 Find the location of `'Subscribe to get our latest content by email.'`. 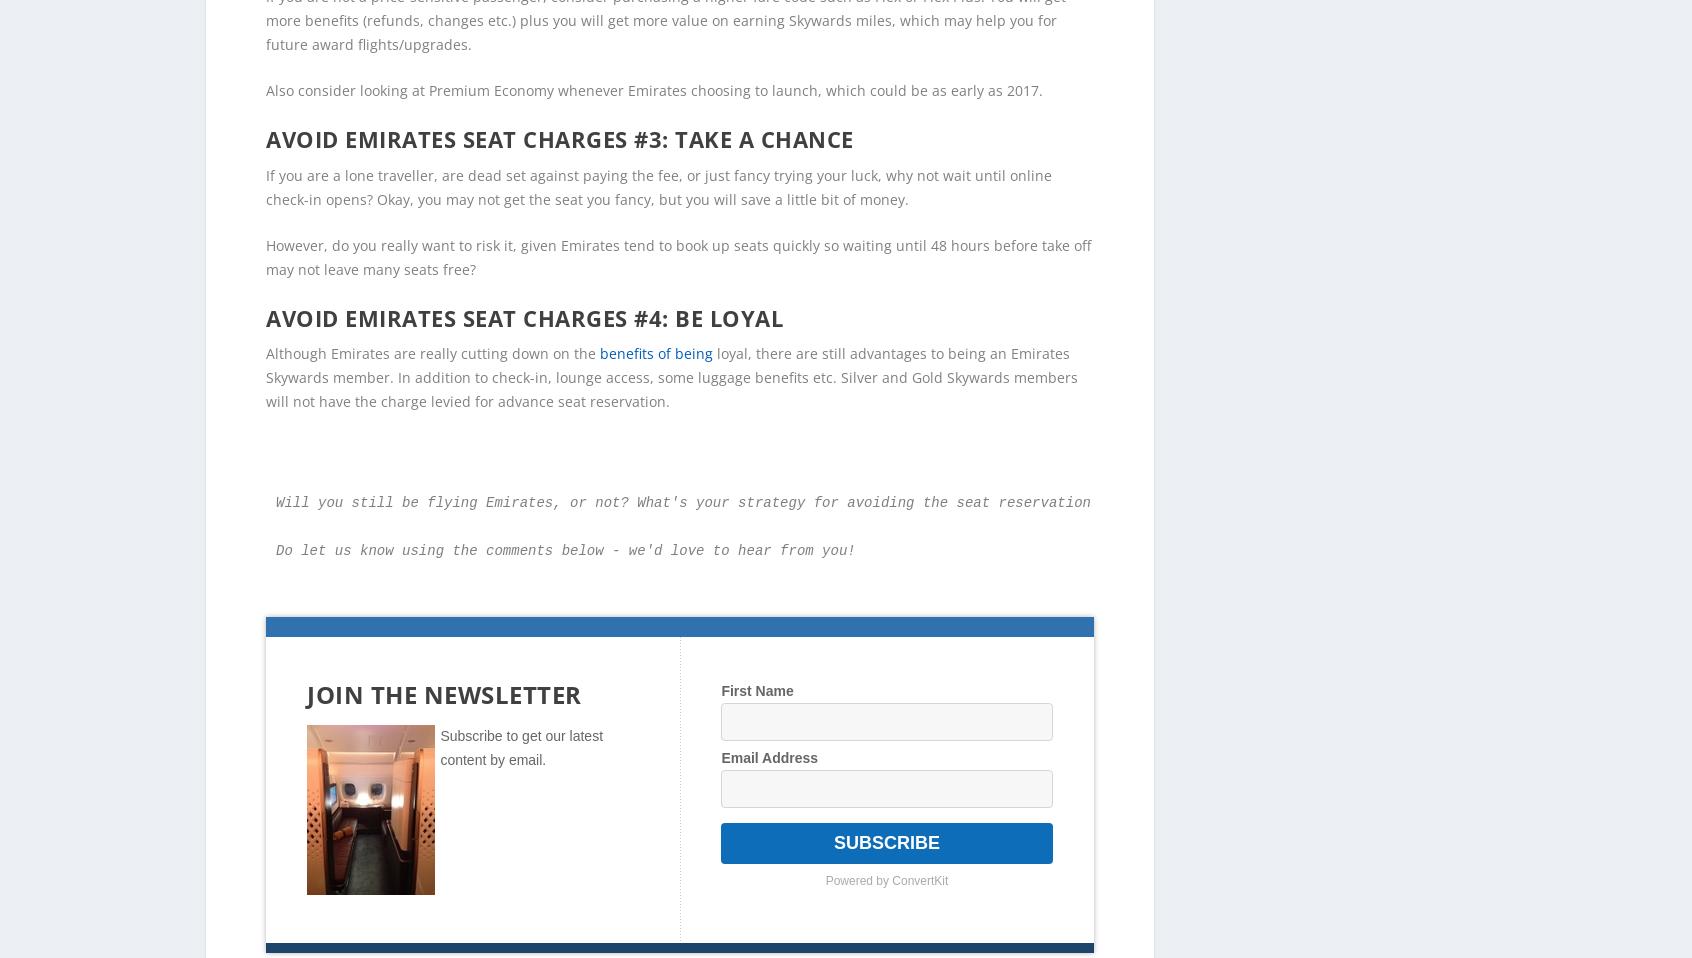

'Subscribe to get our latest content by email.' is located at coordinates (521, 714).